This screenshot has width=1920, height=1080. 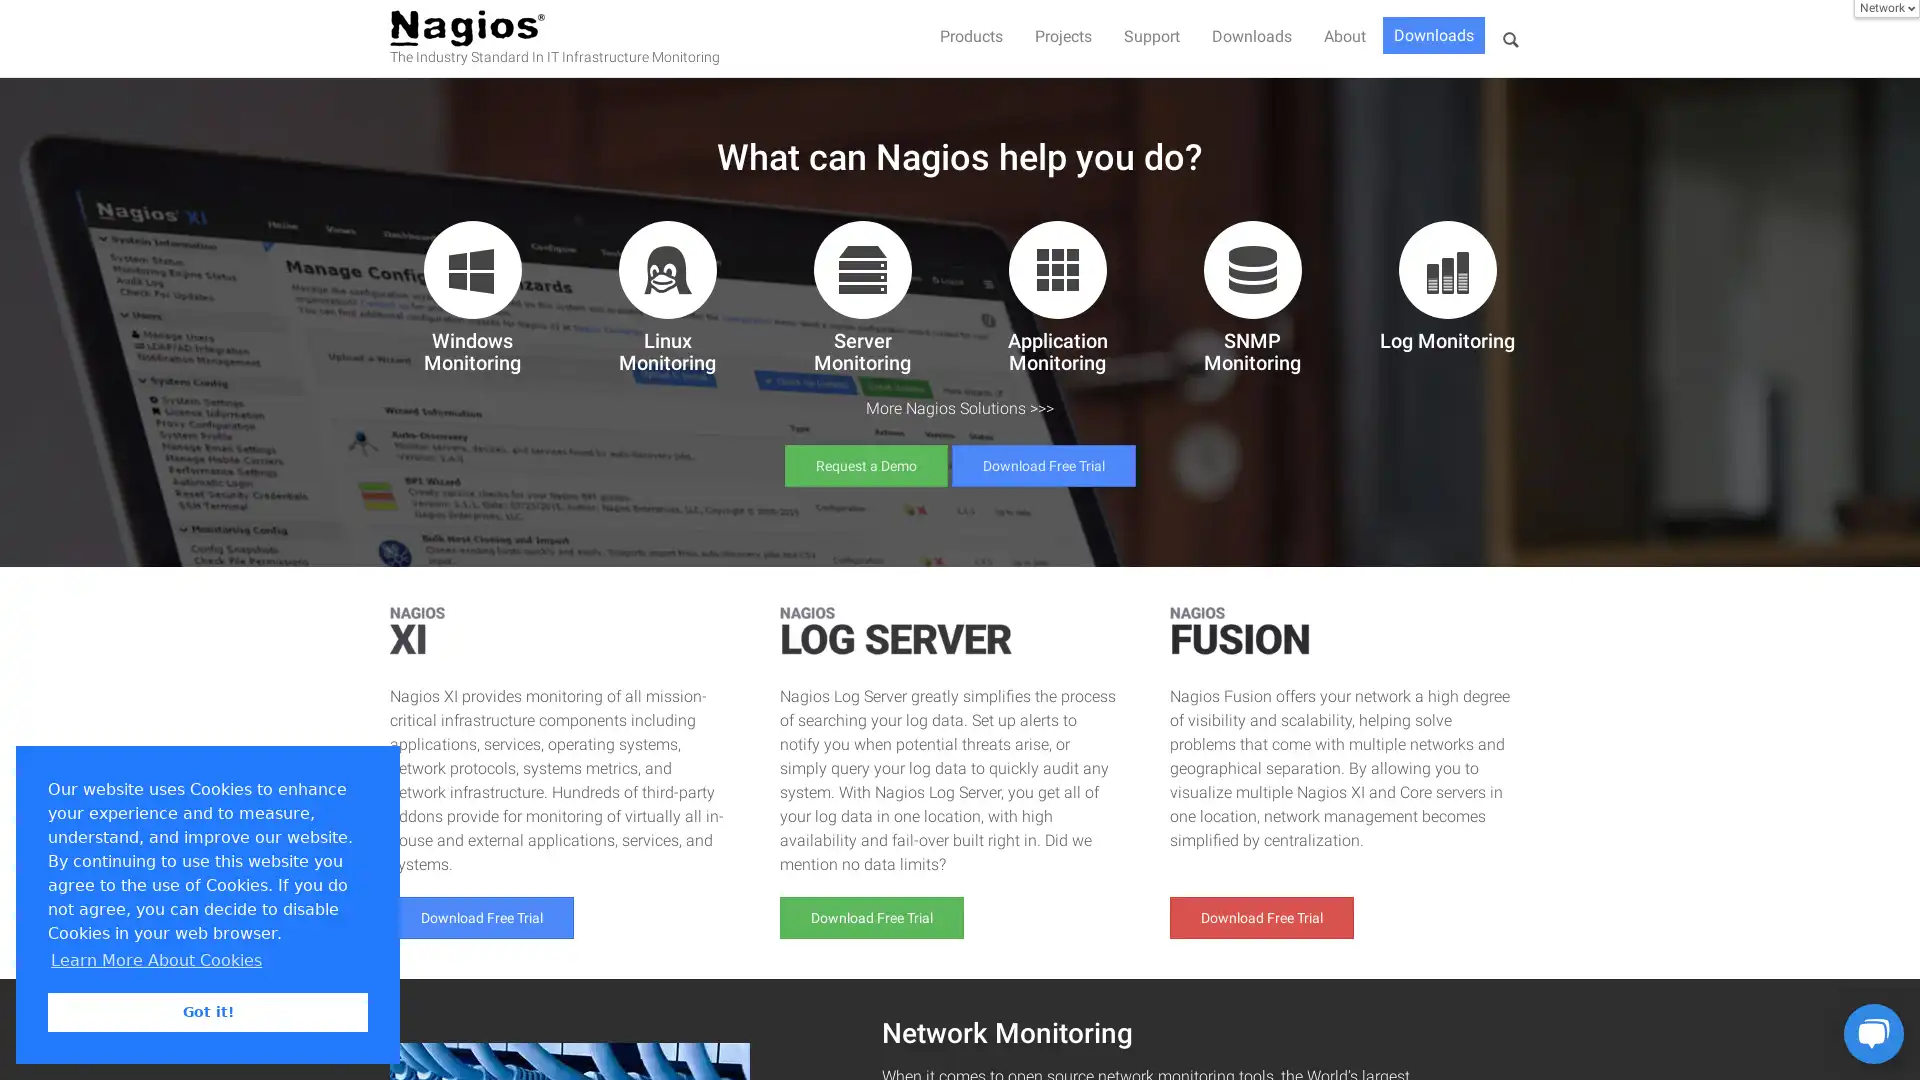 What do you see at coordinates (155, 959) in the screenshot?
I see `learn more about cookies` at bounding box center [155, 959].